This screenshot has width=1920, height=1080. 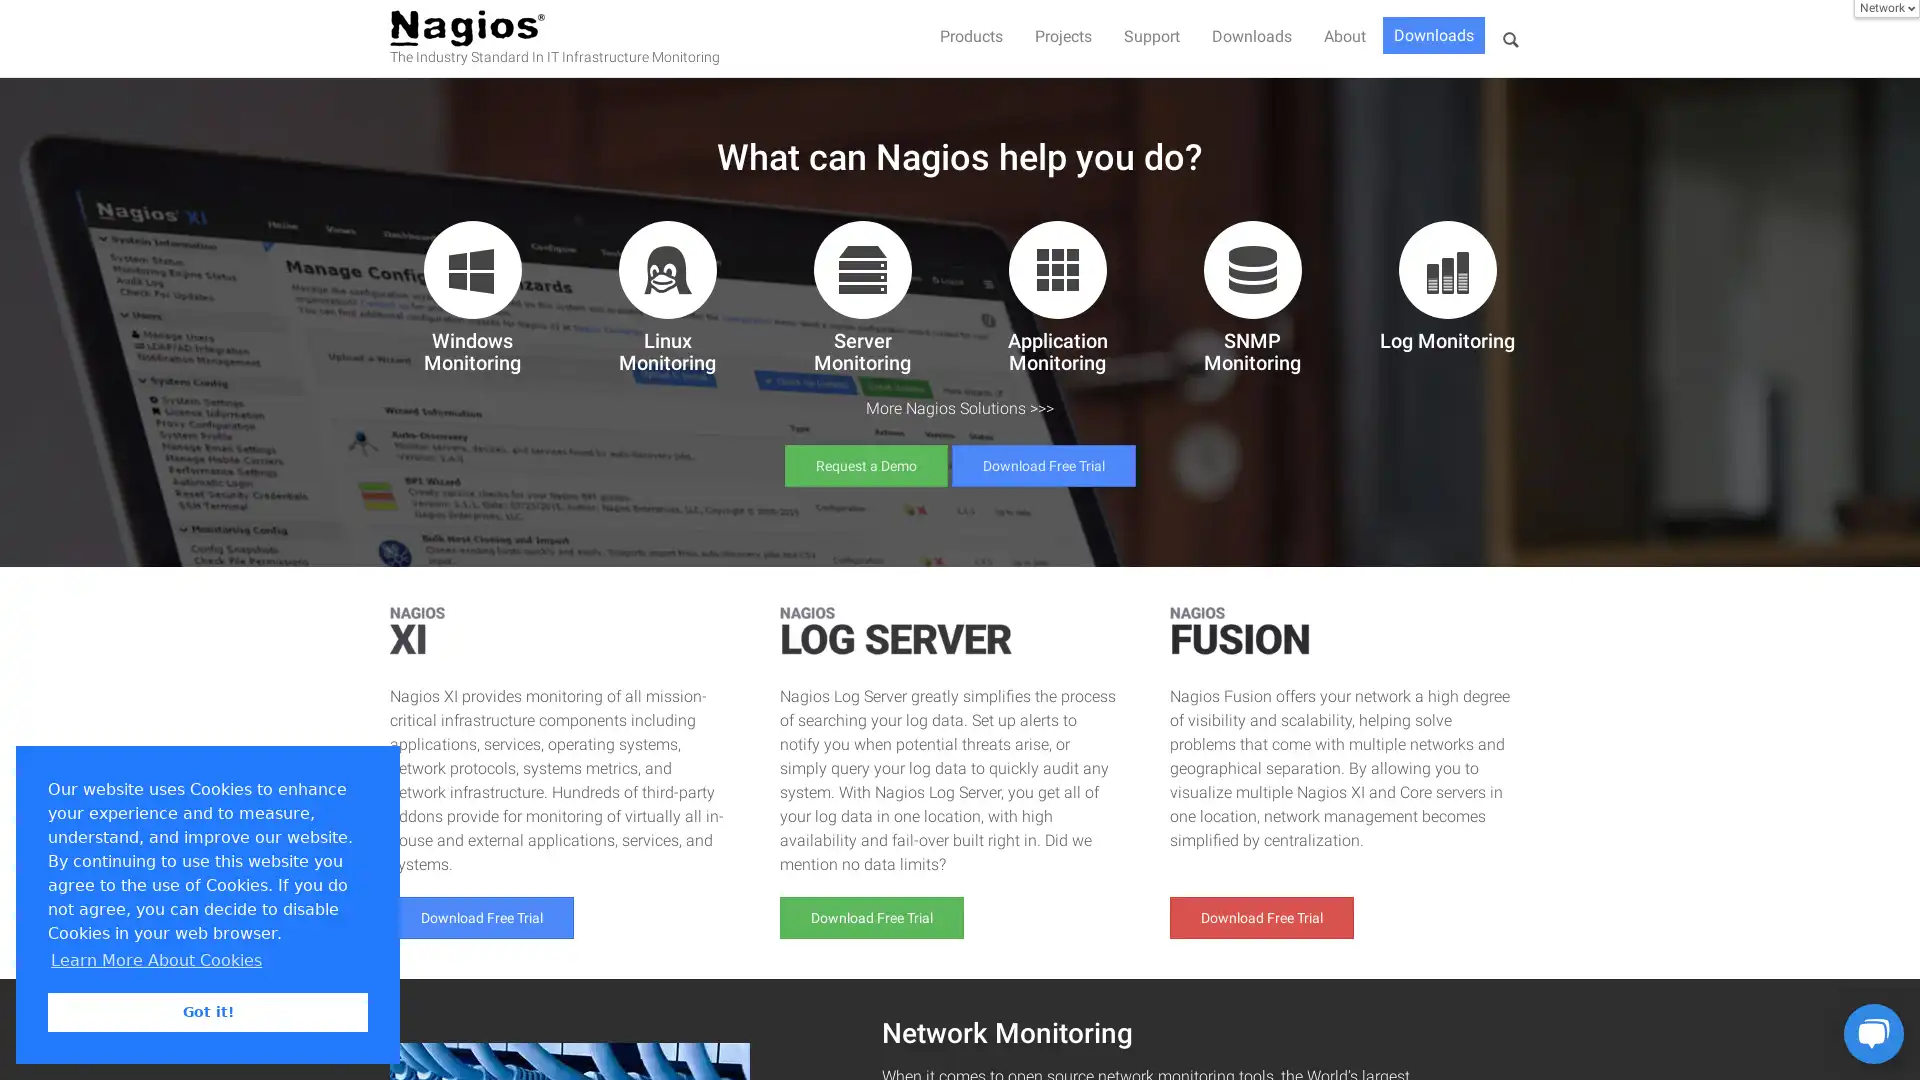 What do you see at coordinates (155, 959) in the screenshot?
I see `learn more about cookies` at bounding box center [155, 959].